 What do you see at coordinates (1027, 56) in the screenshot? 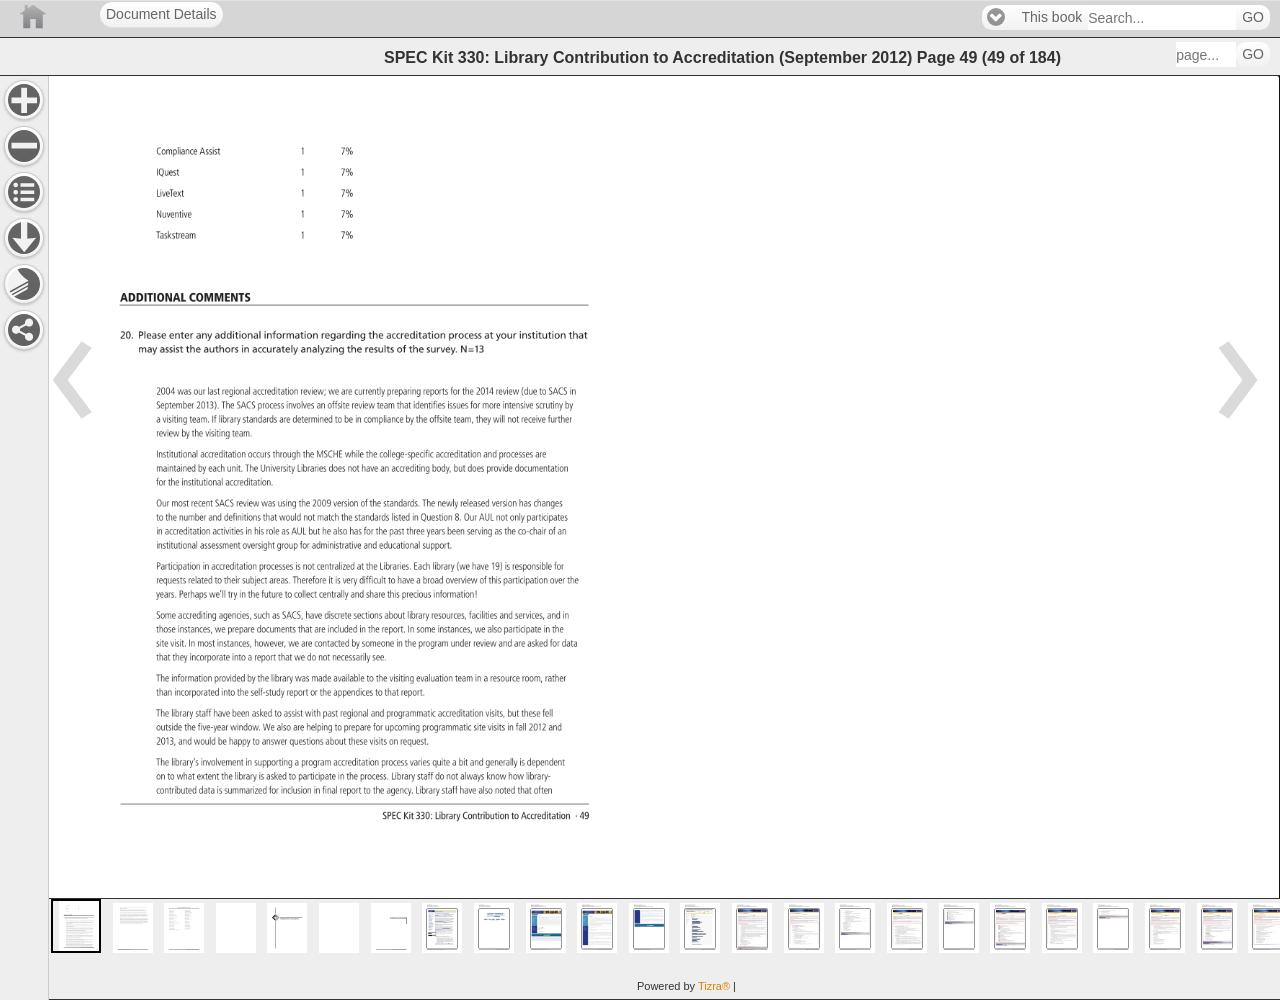
I see `'184'` at bounding box center [1027, 56].